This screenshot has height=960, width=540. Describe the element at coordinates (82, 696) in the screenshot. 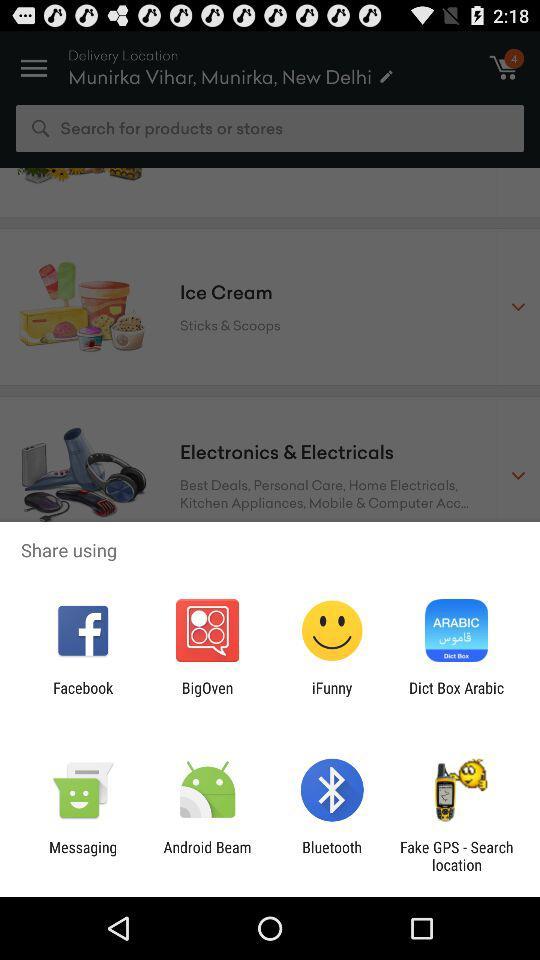

I see `the item to the left of the bigoven item` at that location.